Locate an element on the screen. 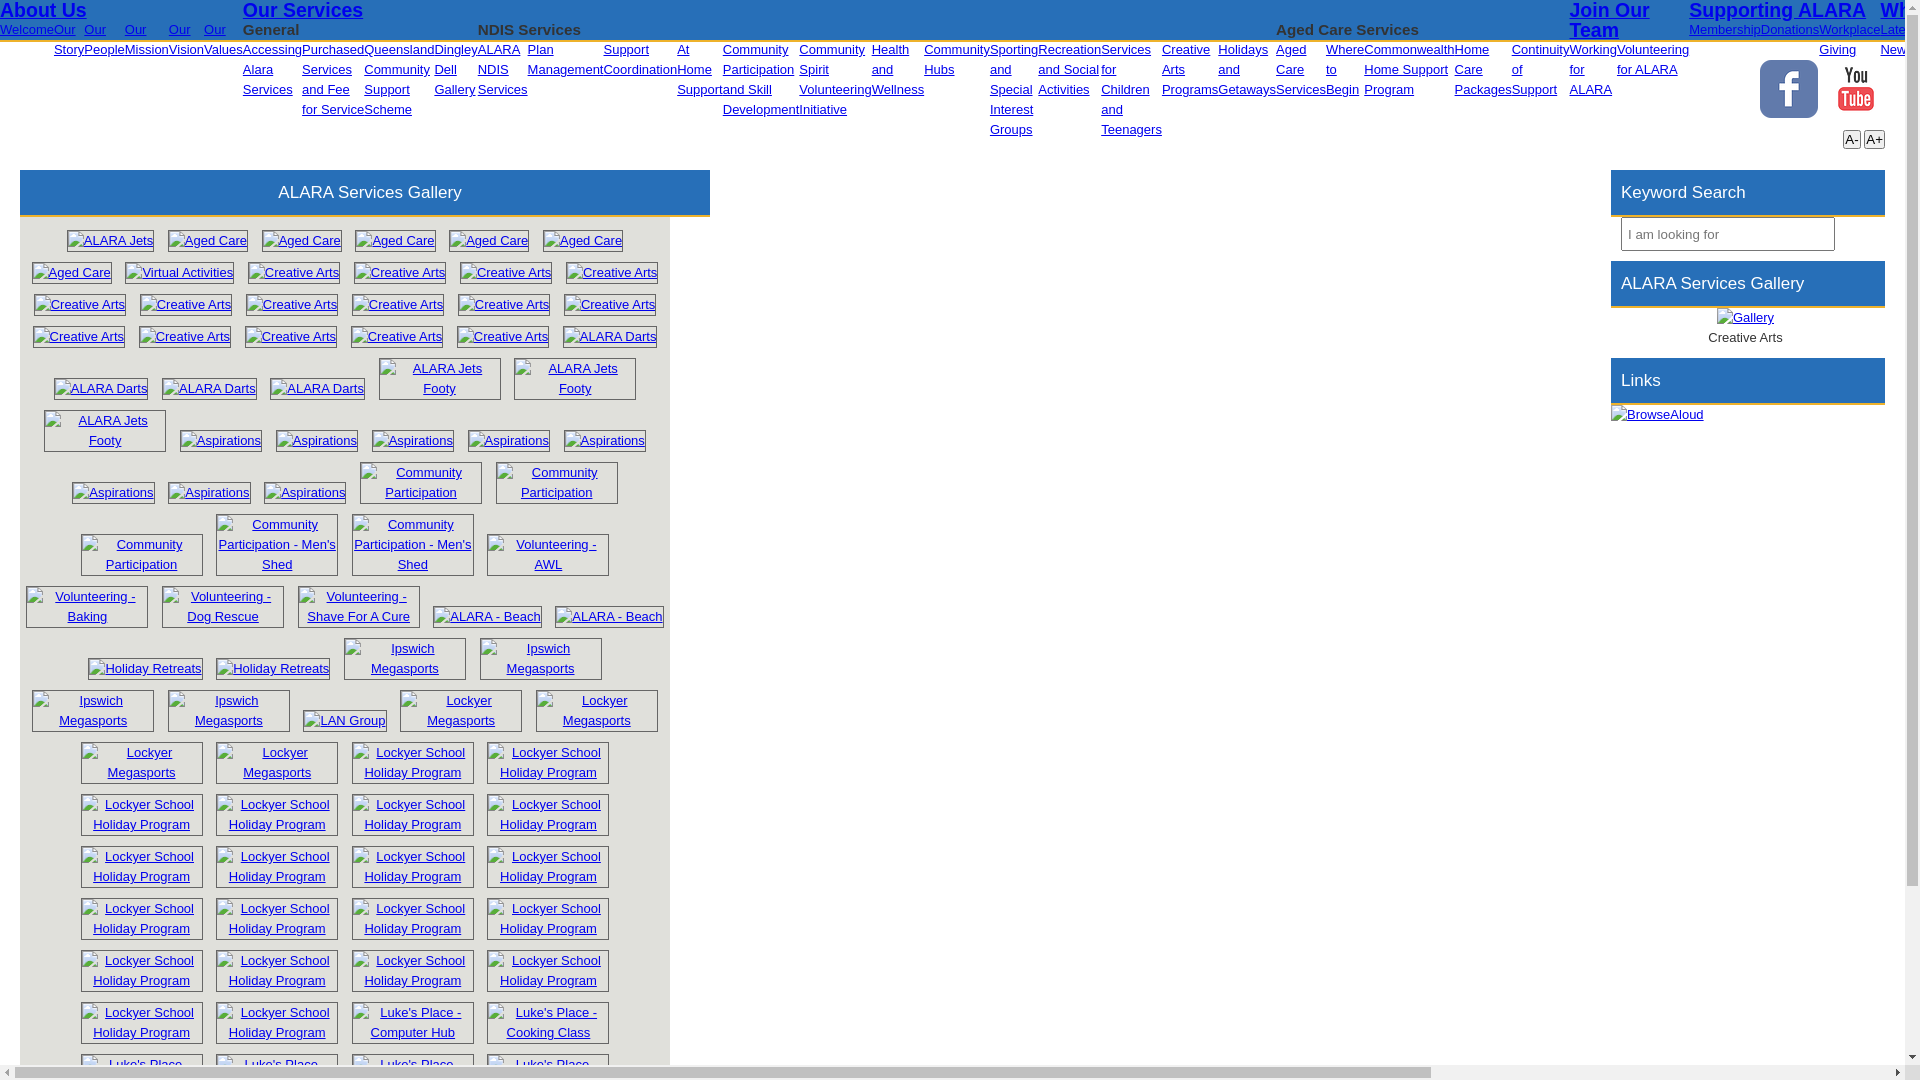  'Continuity of Support' is located at coordinates (1539, 68).